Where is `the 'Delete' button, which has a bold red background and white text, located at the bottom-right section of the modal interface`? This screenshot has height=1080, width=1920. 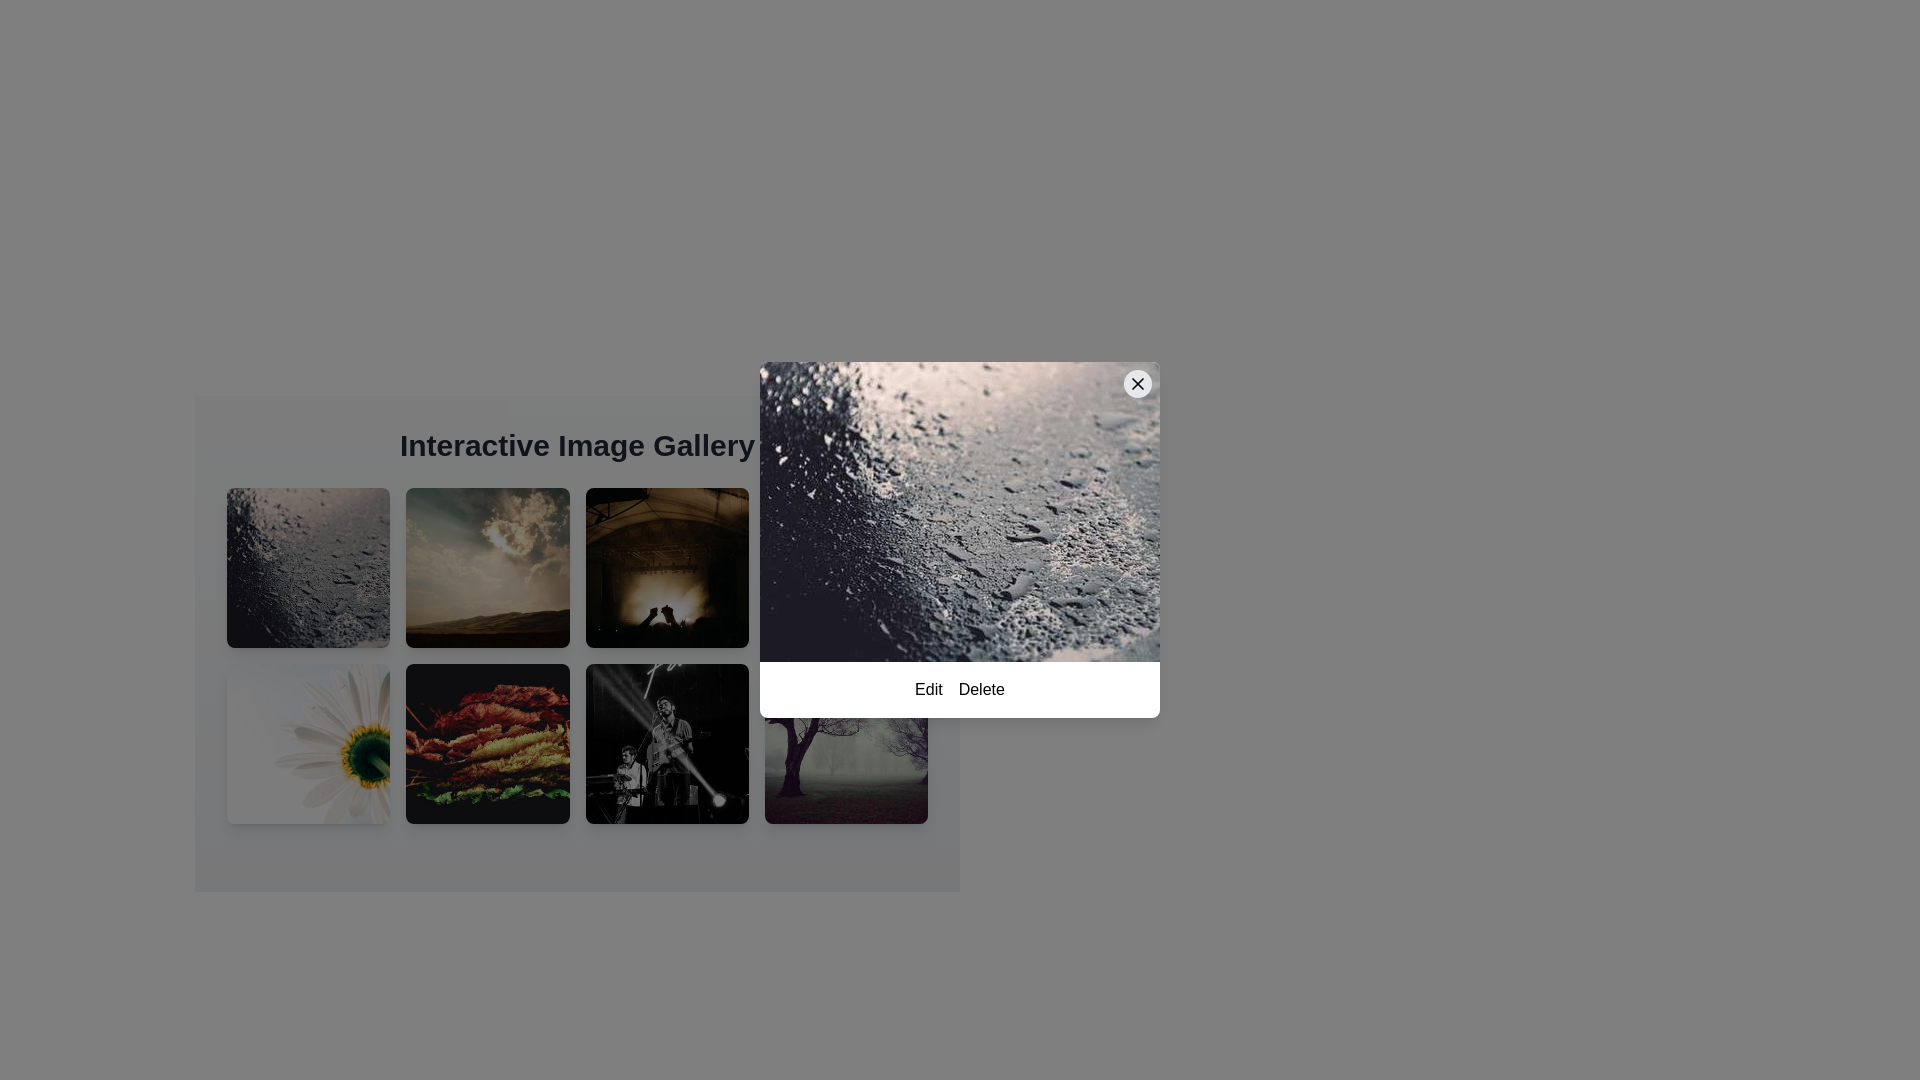
the 'Delete' button, which has a bold red background and white text, located at the bottom-right section of the modal interface is located at coordinates (981, 689).